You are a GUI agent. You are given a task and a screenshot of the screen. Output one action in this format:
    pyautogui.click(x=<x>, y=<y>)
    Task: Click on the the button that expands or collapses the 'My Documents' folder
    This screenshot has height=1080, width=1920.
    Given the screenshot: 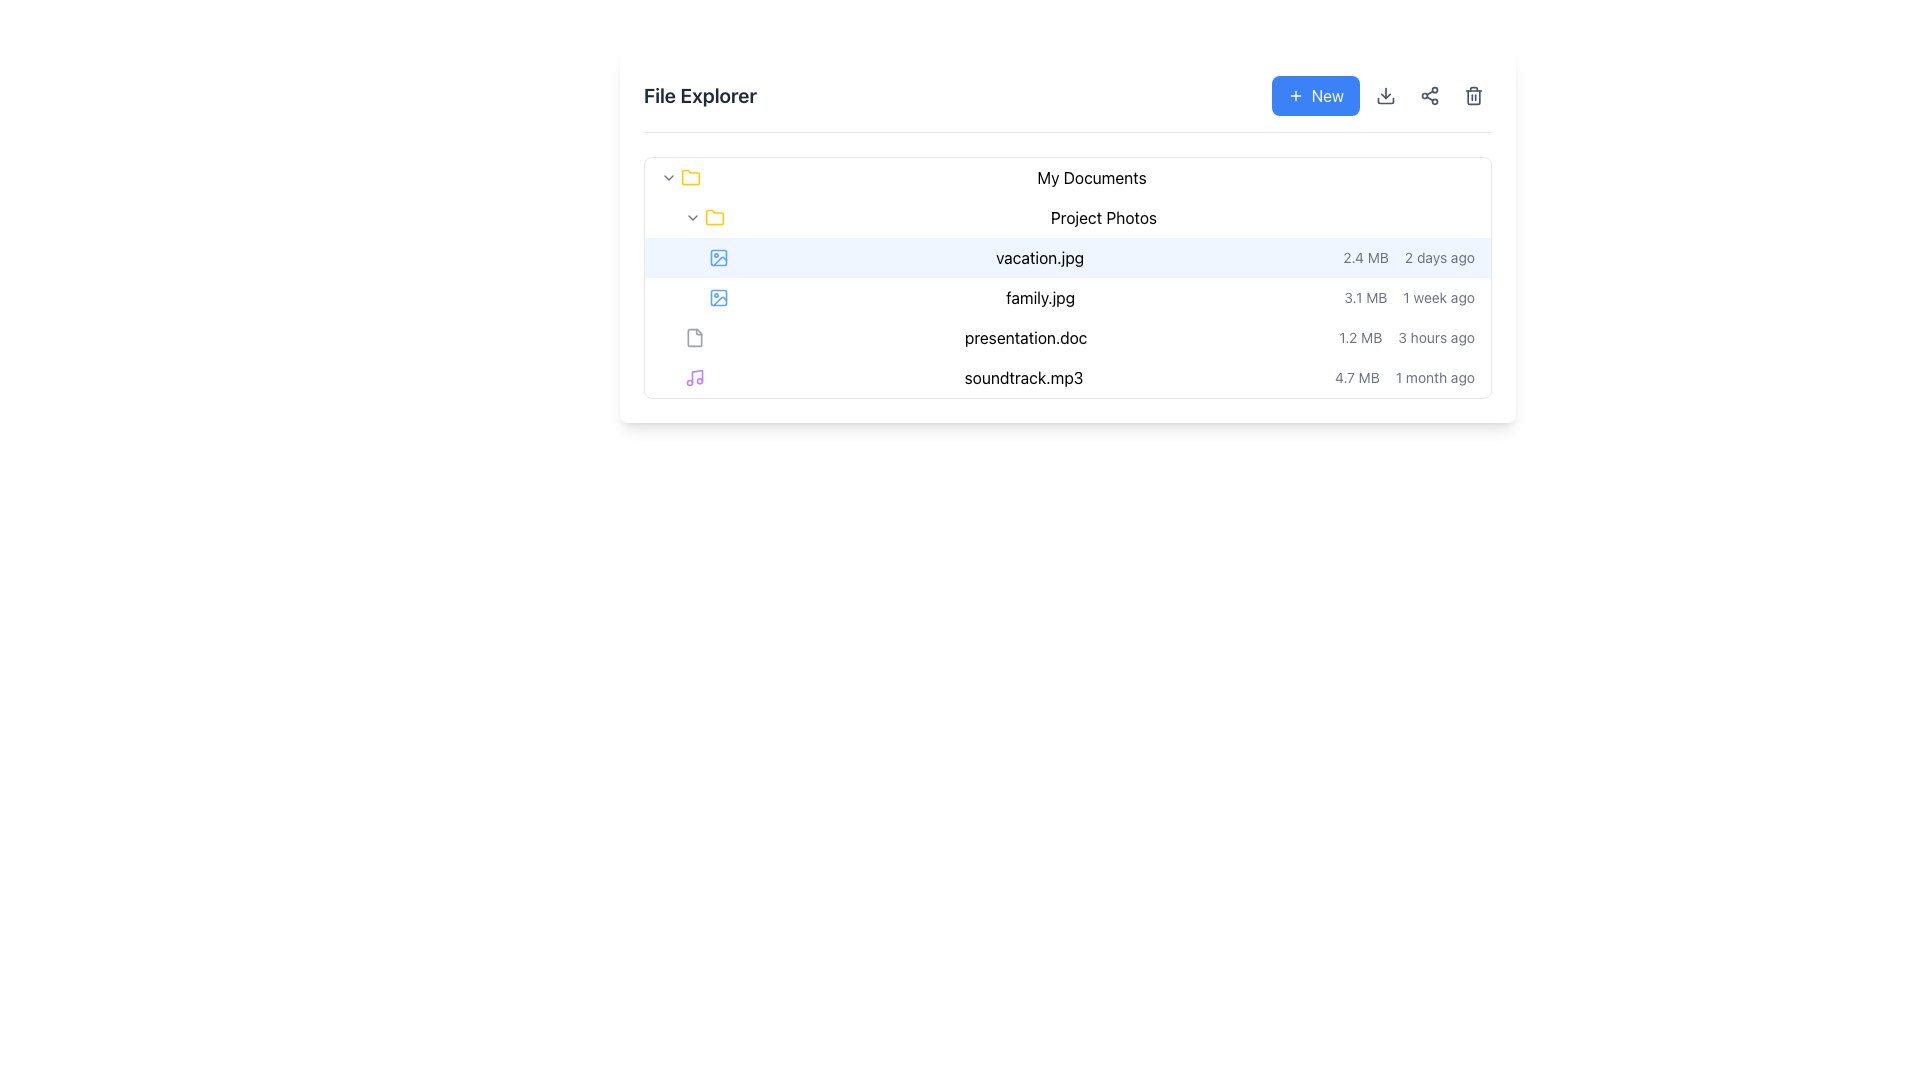 What is the action you would take?
    pyautogui.click(x=668, y=176)
    